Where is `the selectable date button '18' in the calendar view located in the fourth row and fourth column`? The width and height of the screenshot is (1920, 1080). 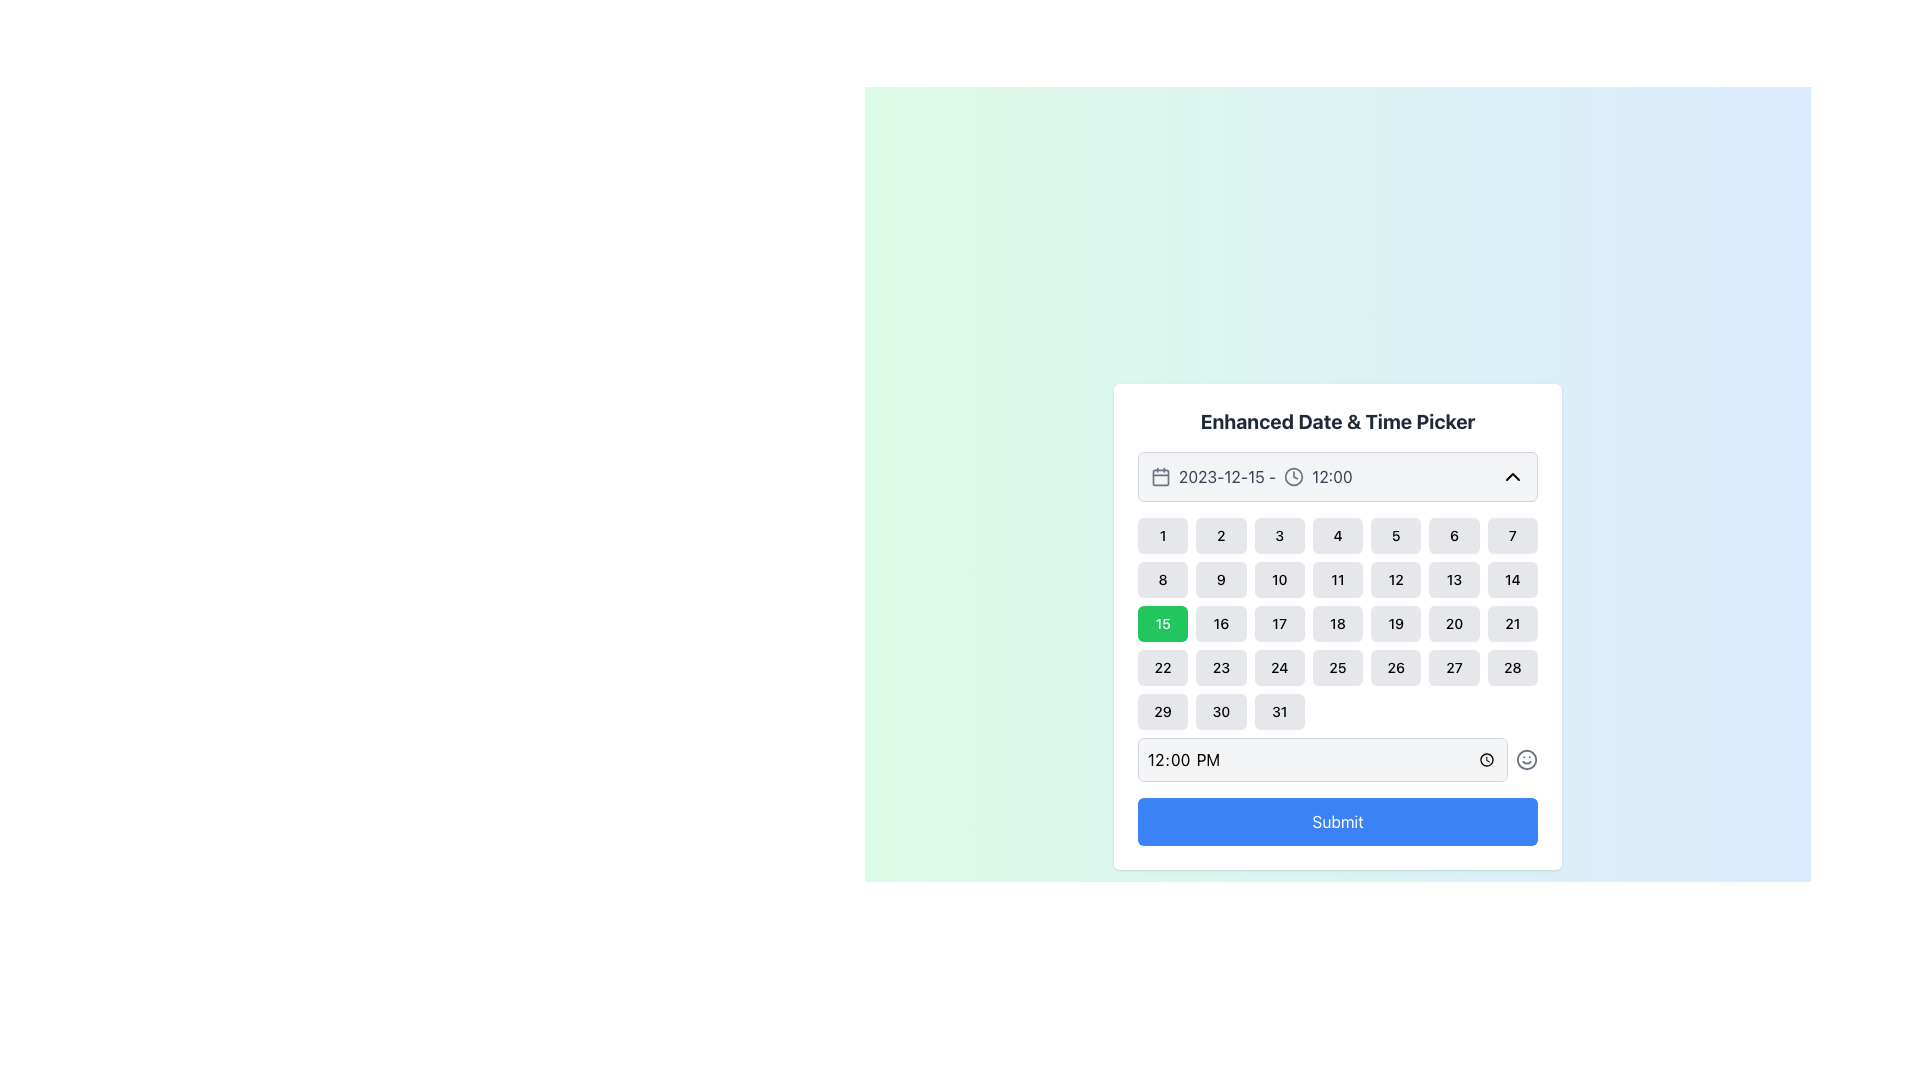
the selectable date button '18' in the calendar view located in the fourth row and fourth column is located at coordinates (1338, 623).